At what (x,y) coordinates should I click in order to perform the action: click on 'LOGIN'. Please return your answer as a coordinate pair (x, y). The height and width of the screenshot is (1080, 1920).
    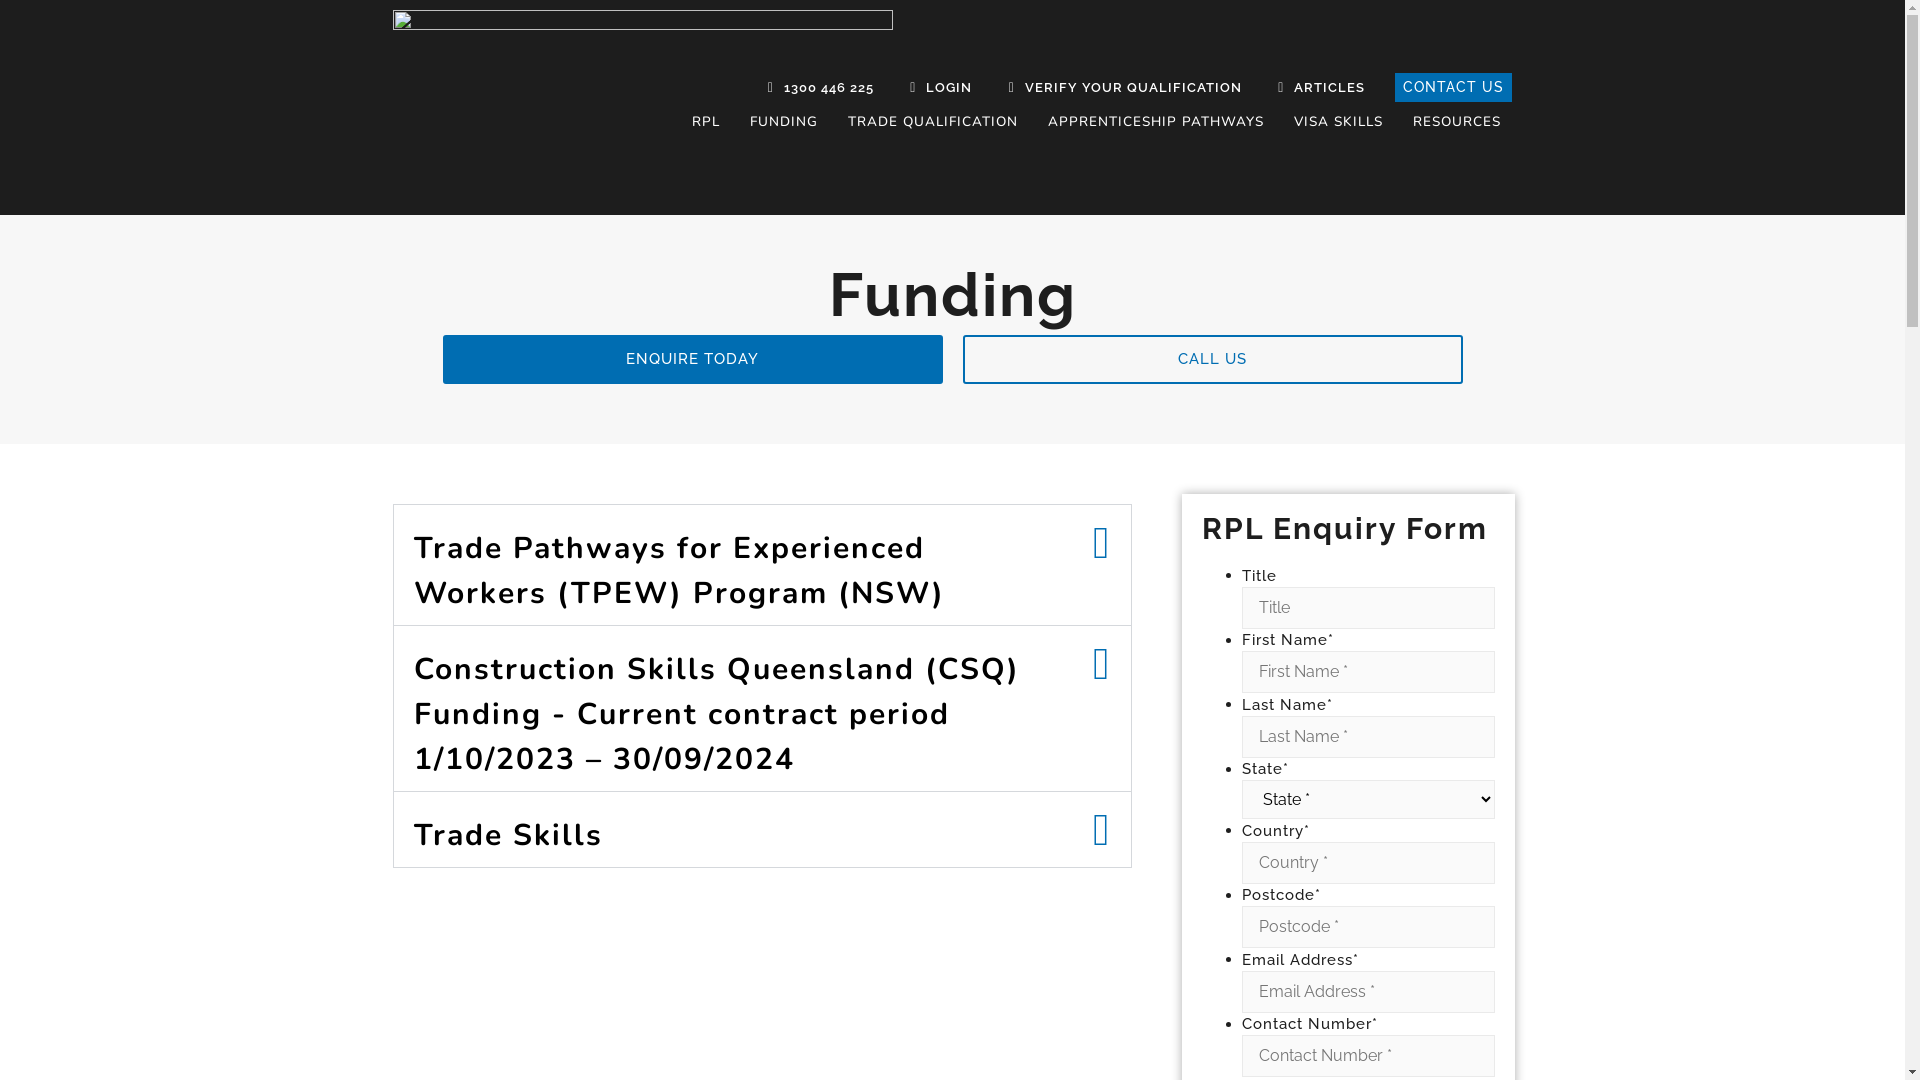
    Looking at the image, I should click on (897, 87).